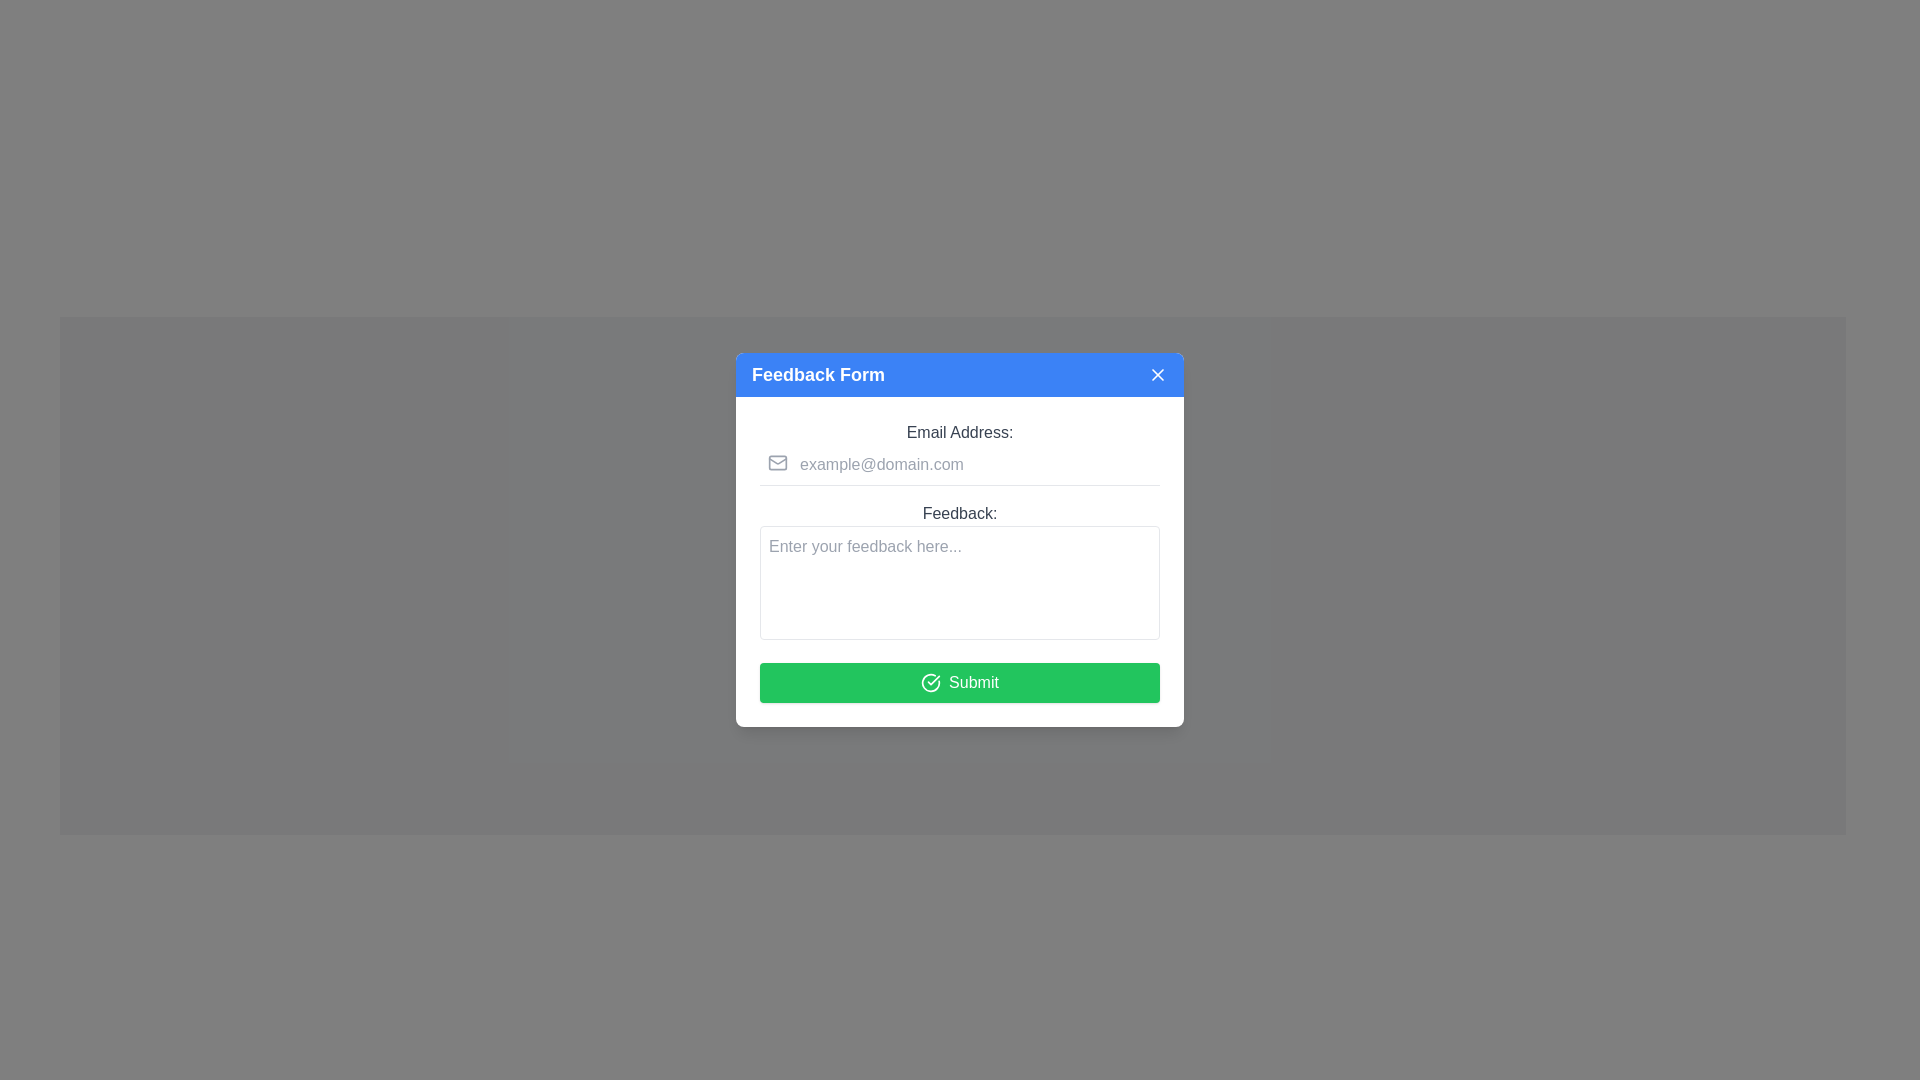 The image size is (1920, 1080). What do you see at coordinates (960, 540) in the screenshot?
I see `the central modal dialog box to focus on it for user feedback input` at bounding box center [960, 540].